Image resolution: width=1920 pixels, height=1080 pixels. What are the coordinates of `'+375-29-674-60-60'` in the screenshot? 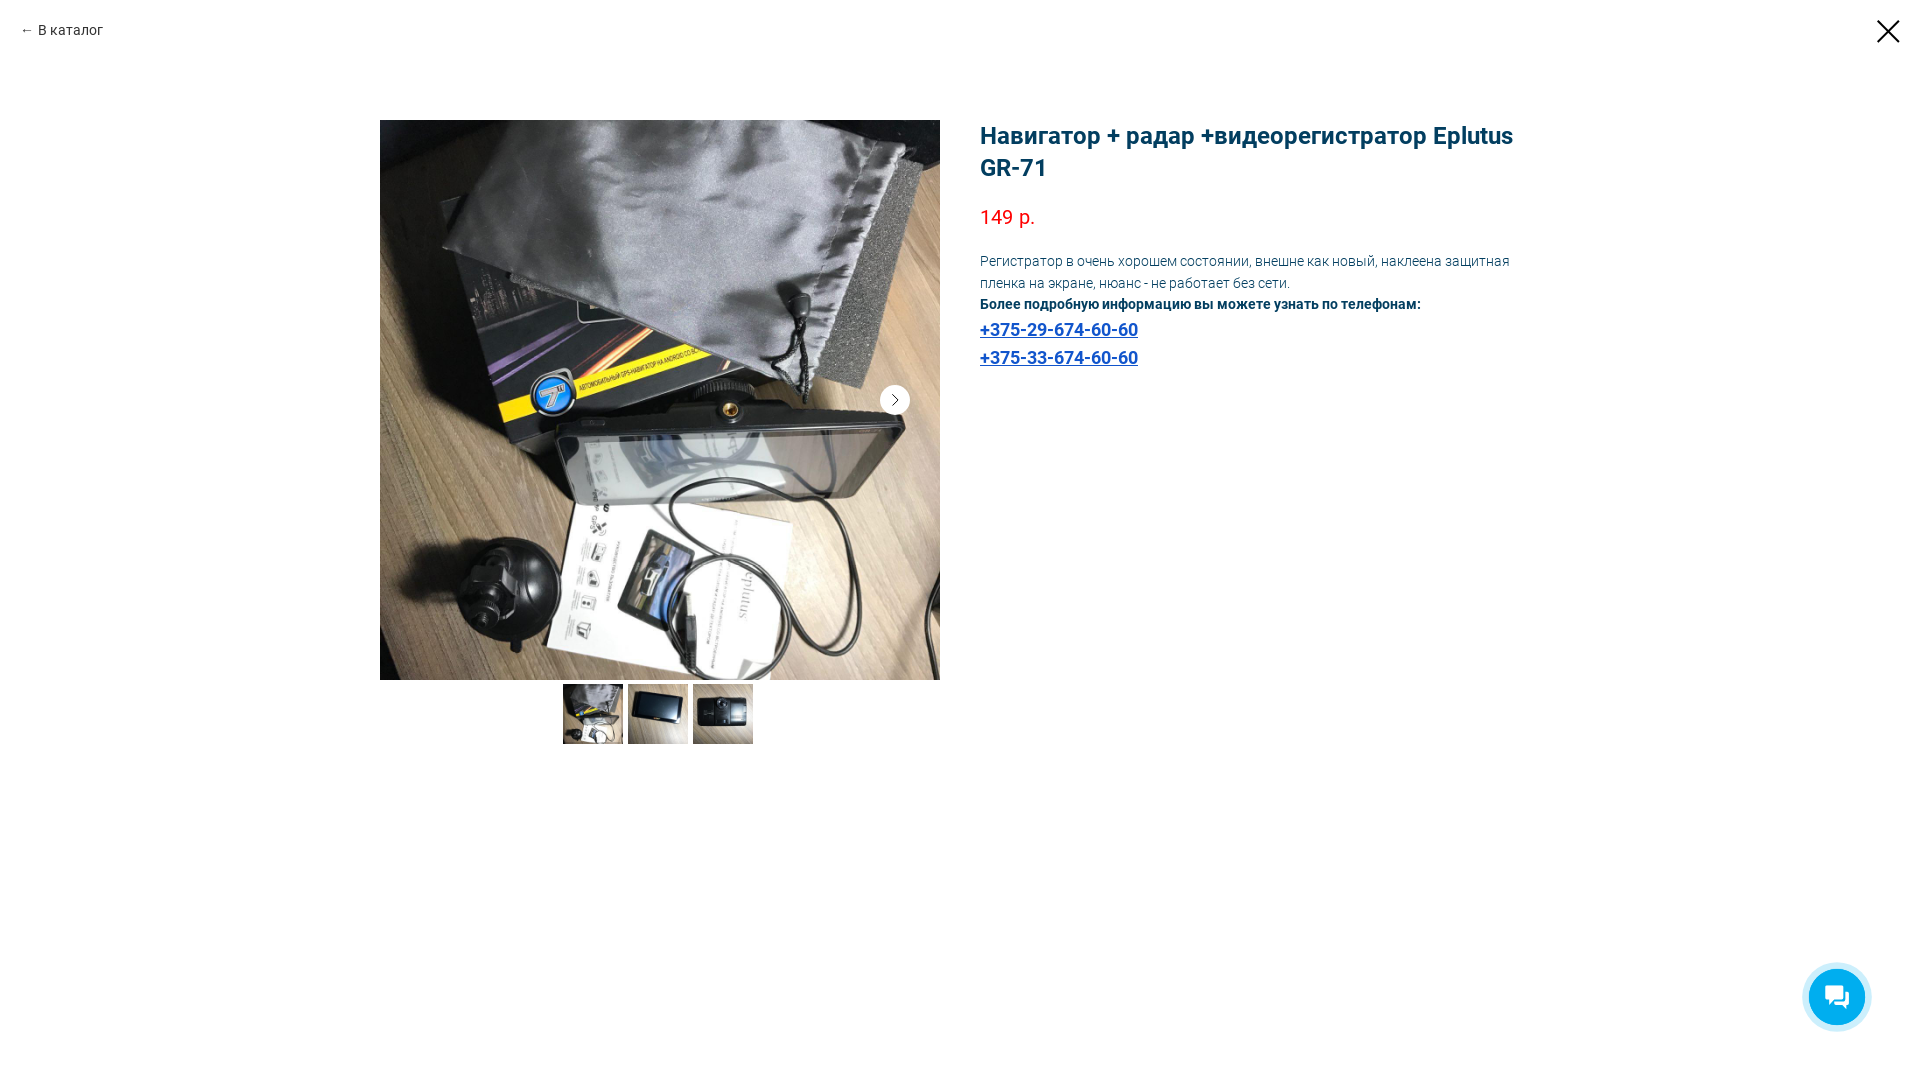 It's located at (1058, 329).